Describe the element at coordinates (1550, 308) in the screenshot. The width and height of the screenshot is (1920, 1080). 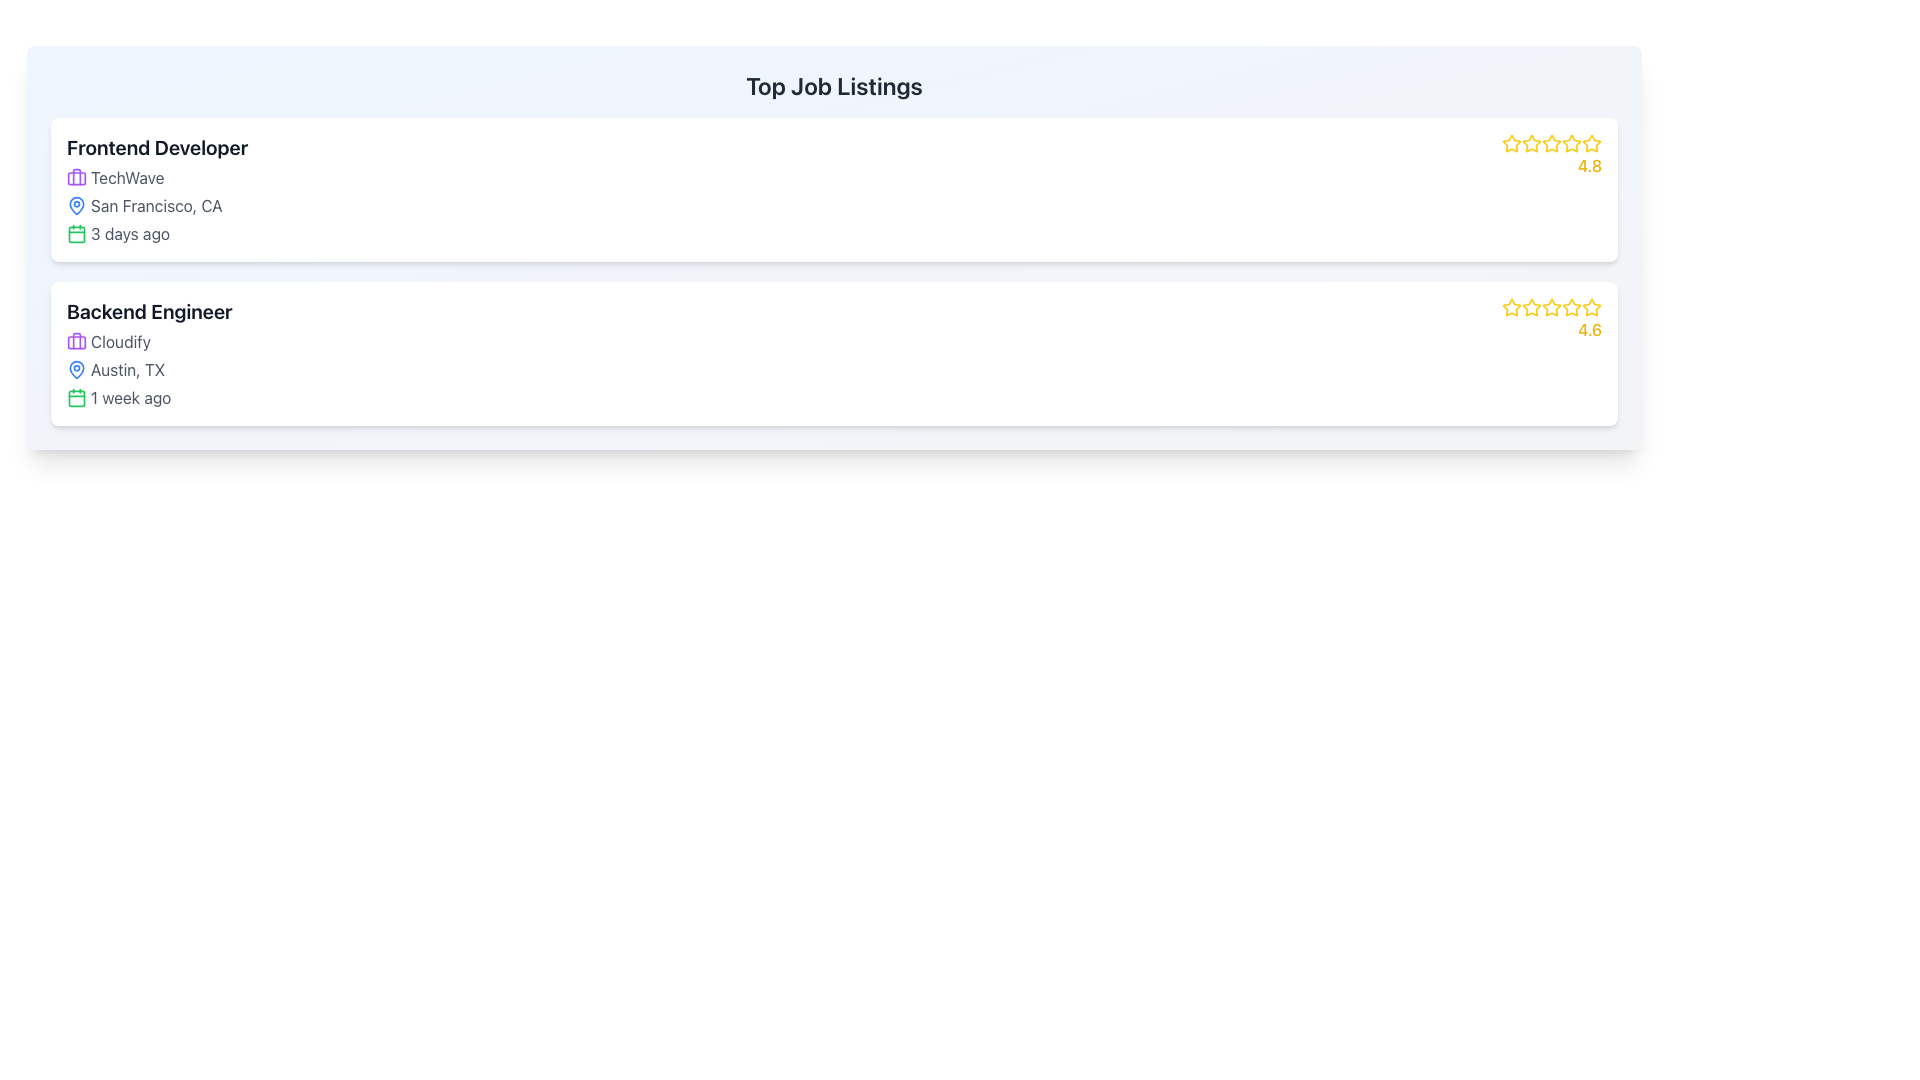
I see `the third star icon in the rating system located in the bottom job listing module on the right` at that location.